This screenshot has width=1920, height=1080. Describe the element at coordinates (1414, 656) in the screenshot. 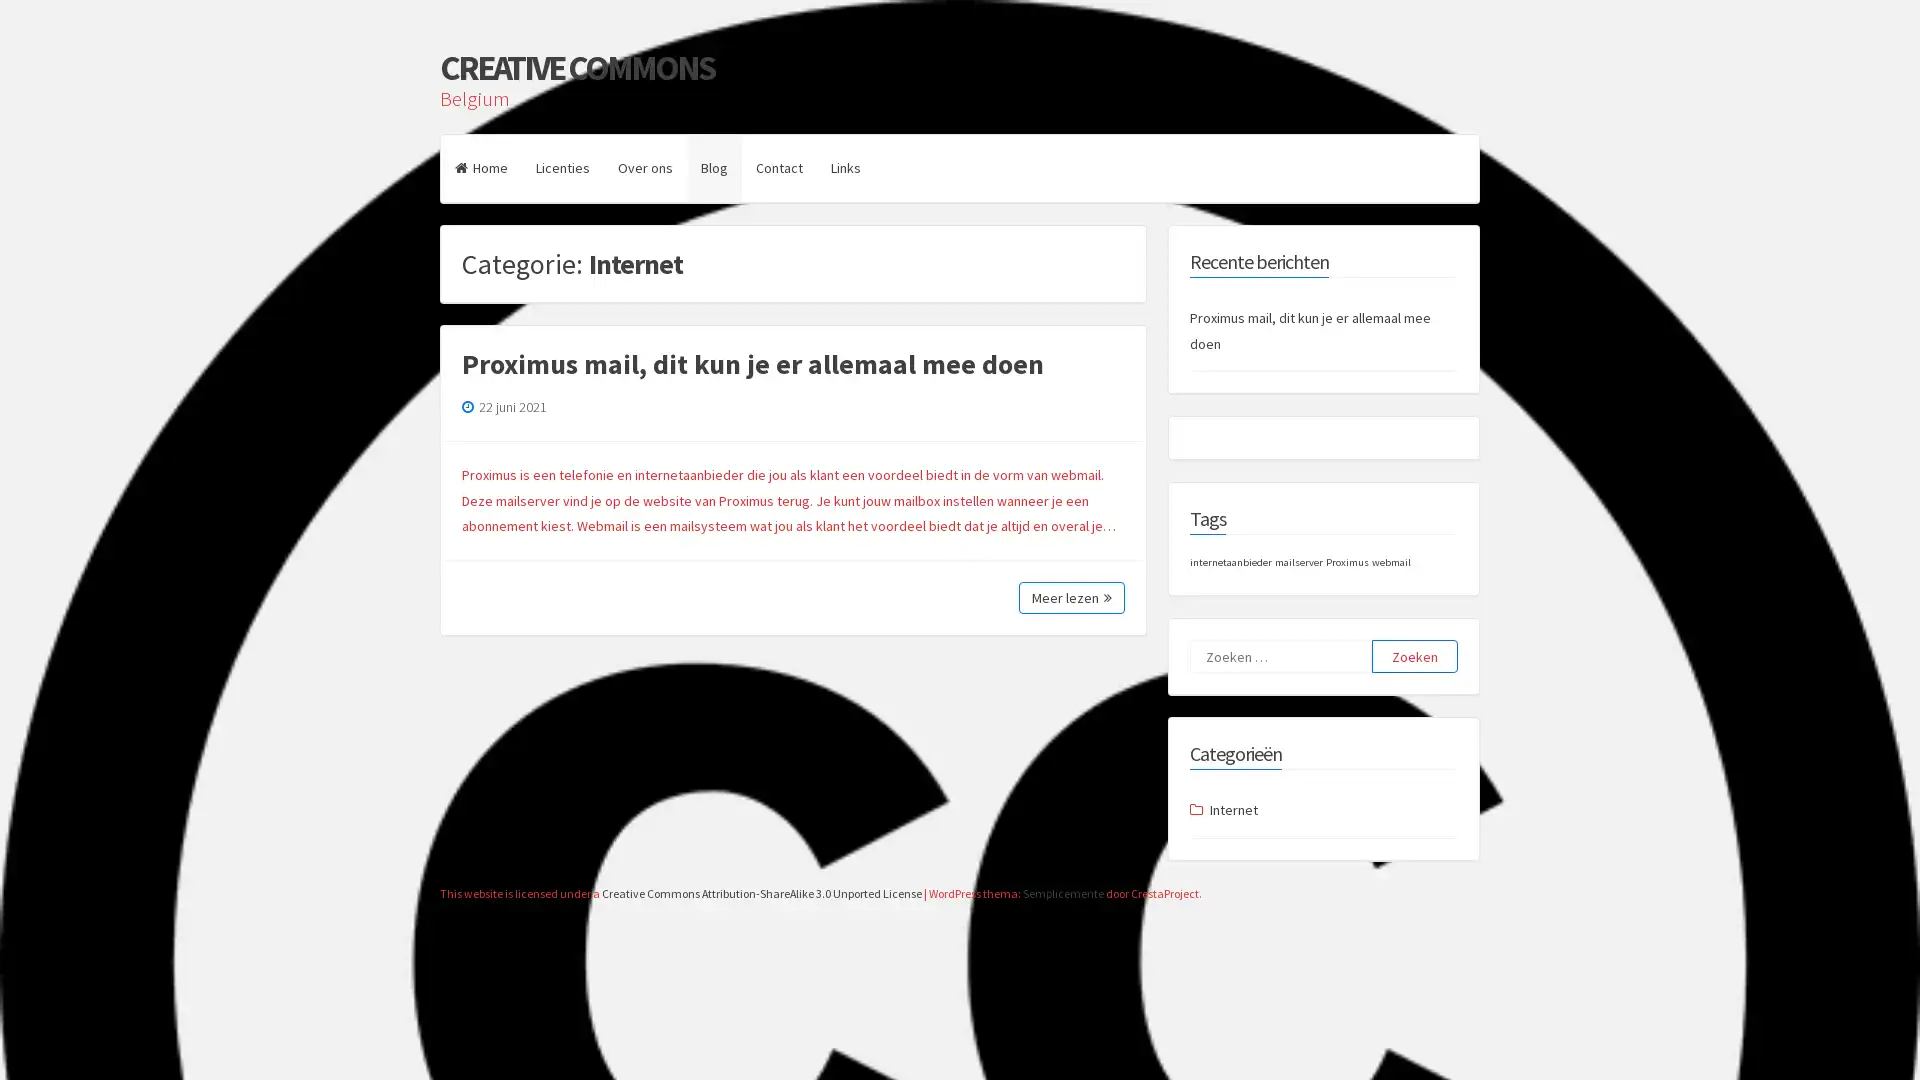

I see `Zoeken` at that location.